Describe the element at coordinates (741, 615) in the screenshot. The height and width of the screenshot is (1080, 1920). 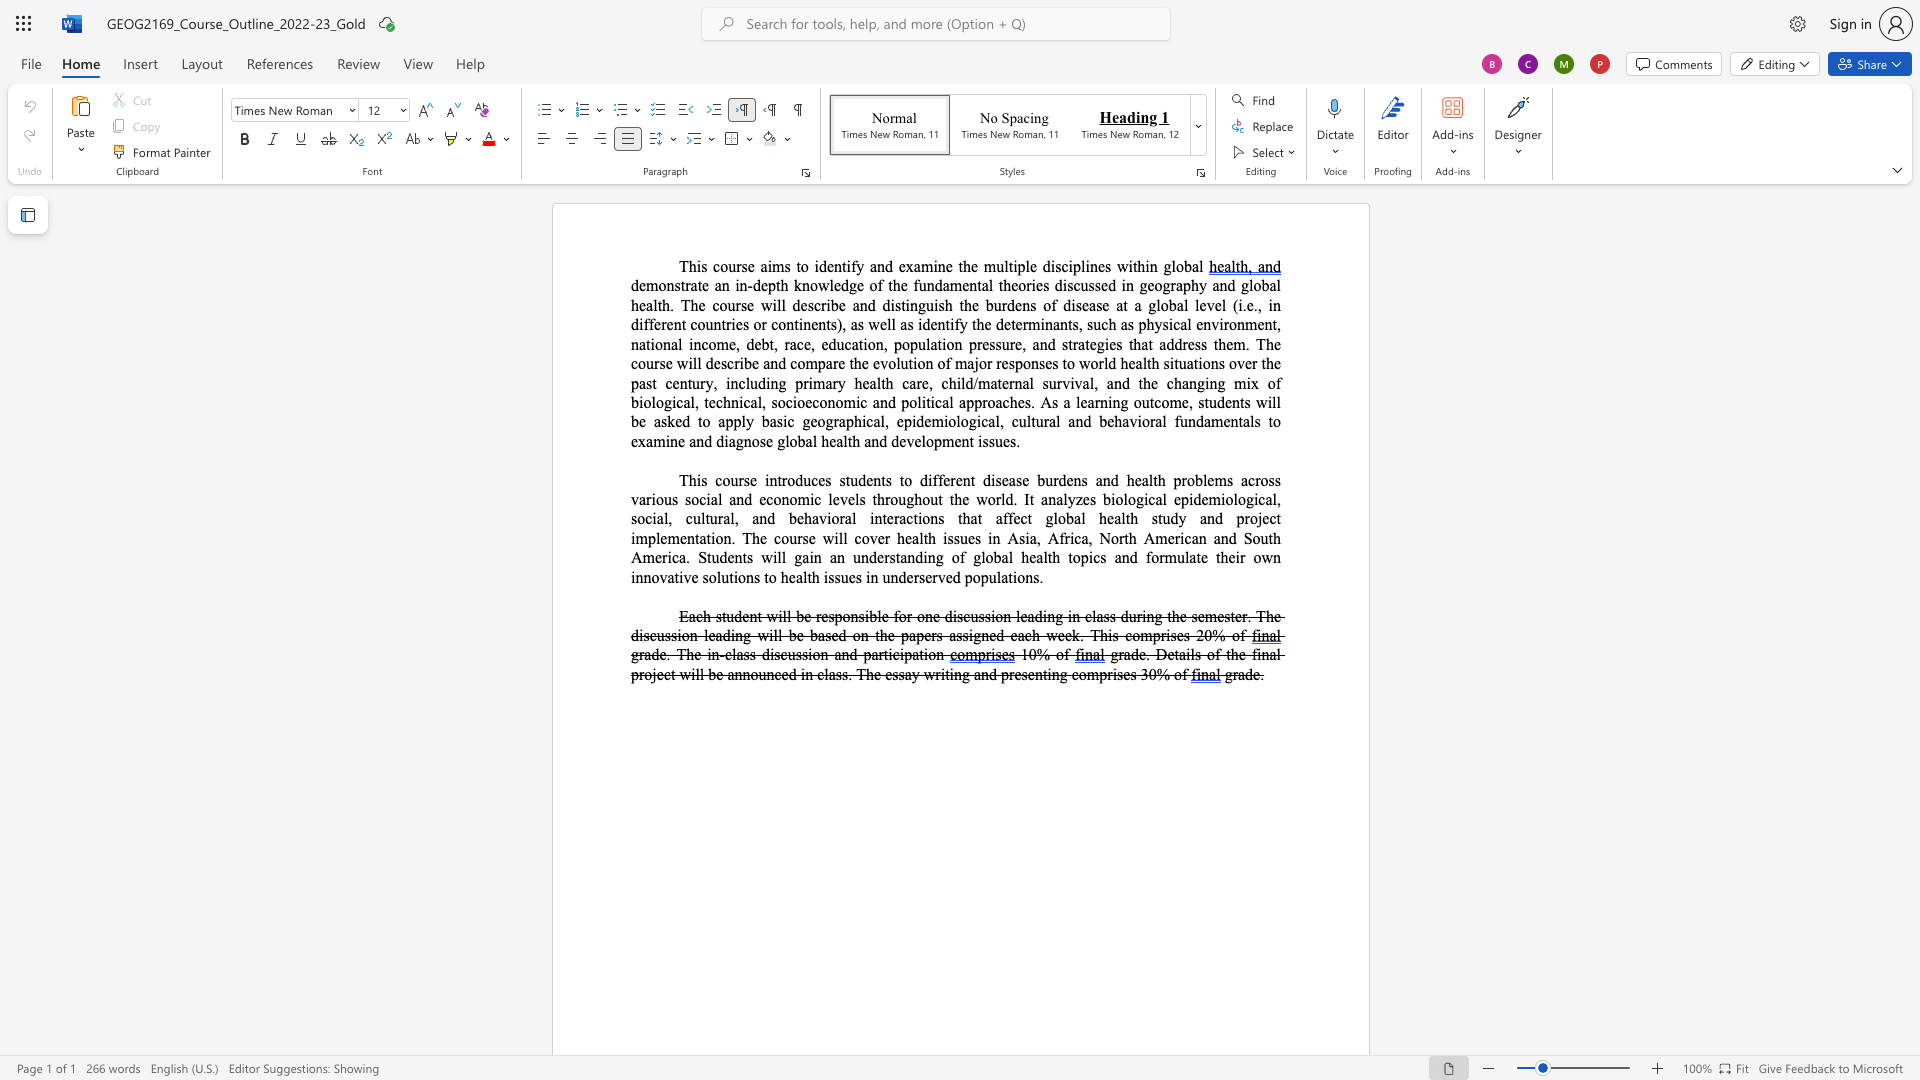
I see `the space between the continuous character "d" and "e" in the text` at that location.